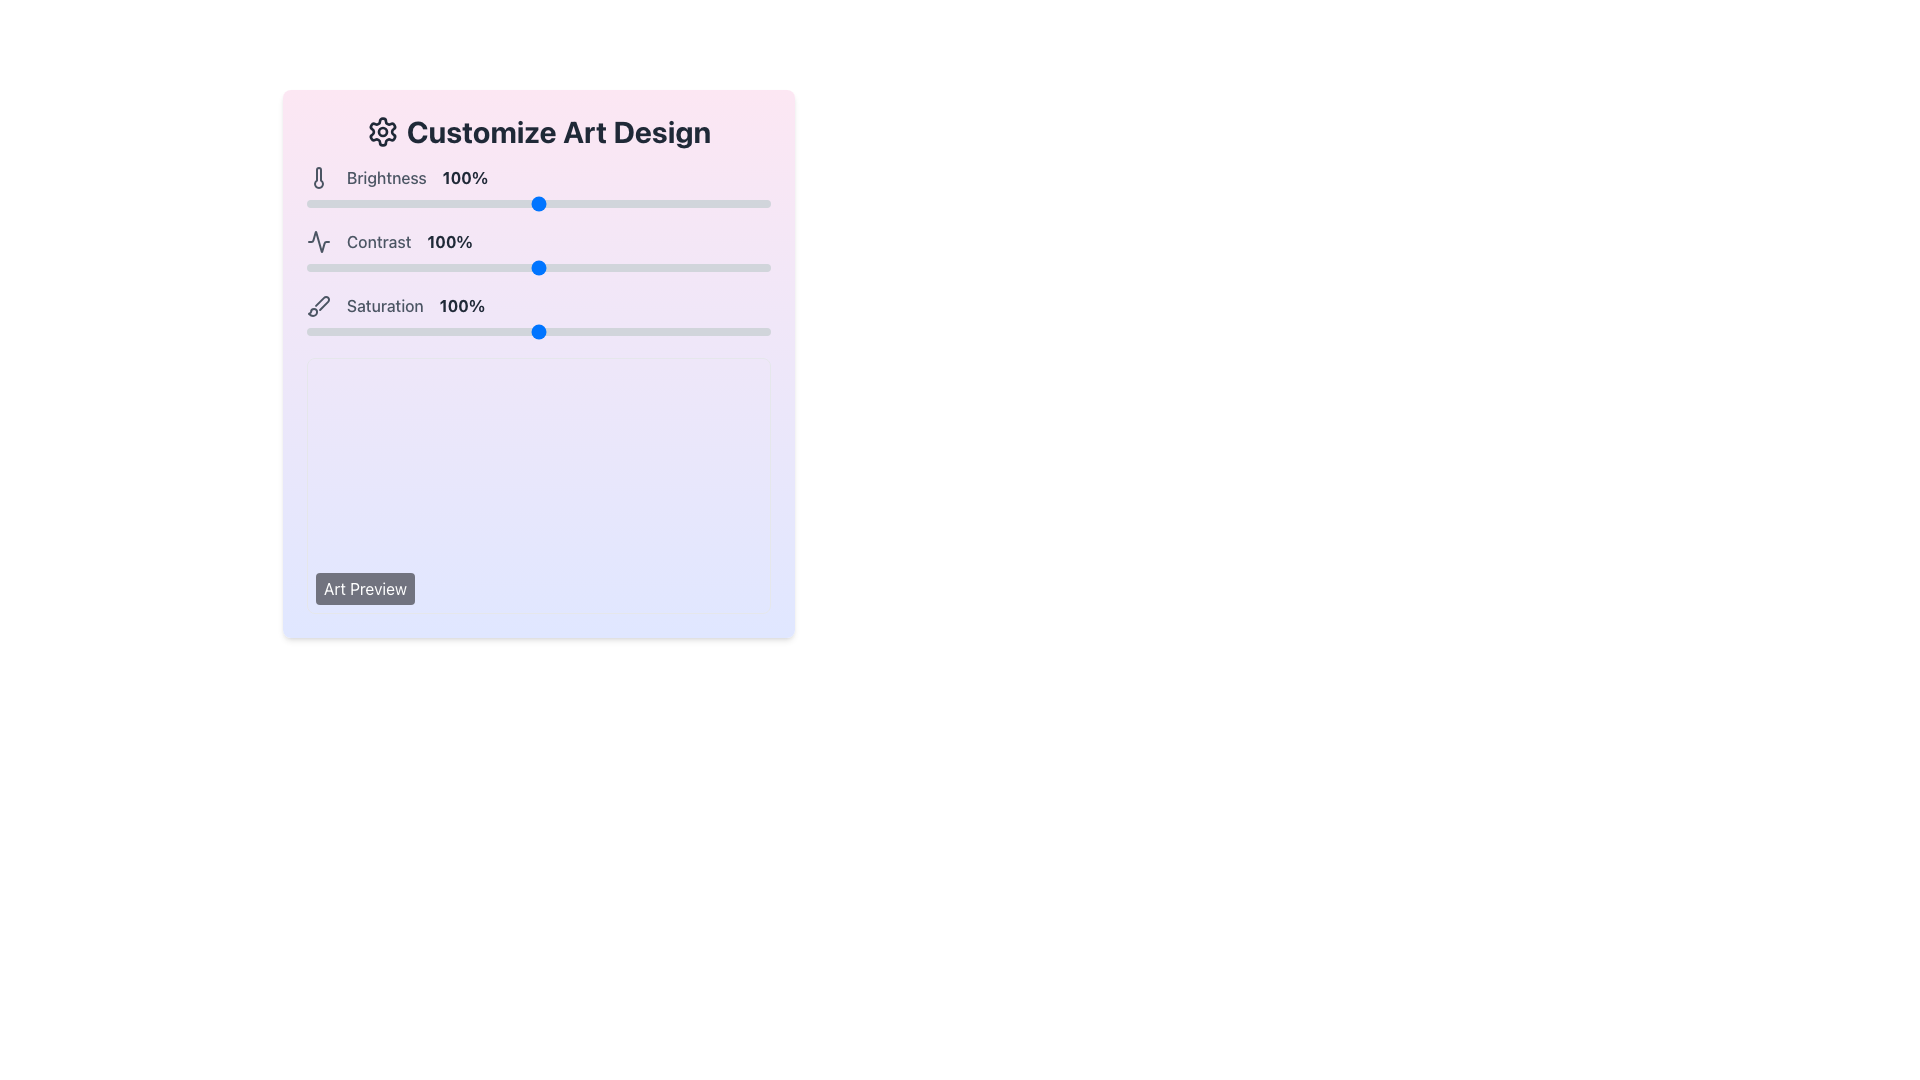  Describe the element at coordinates (739, 204) in the screenshot. I see `brightness` at that location.